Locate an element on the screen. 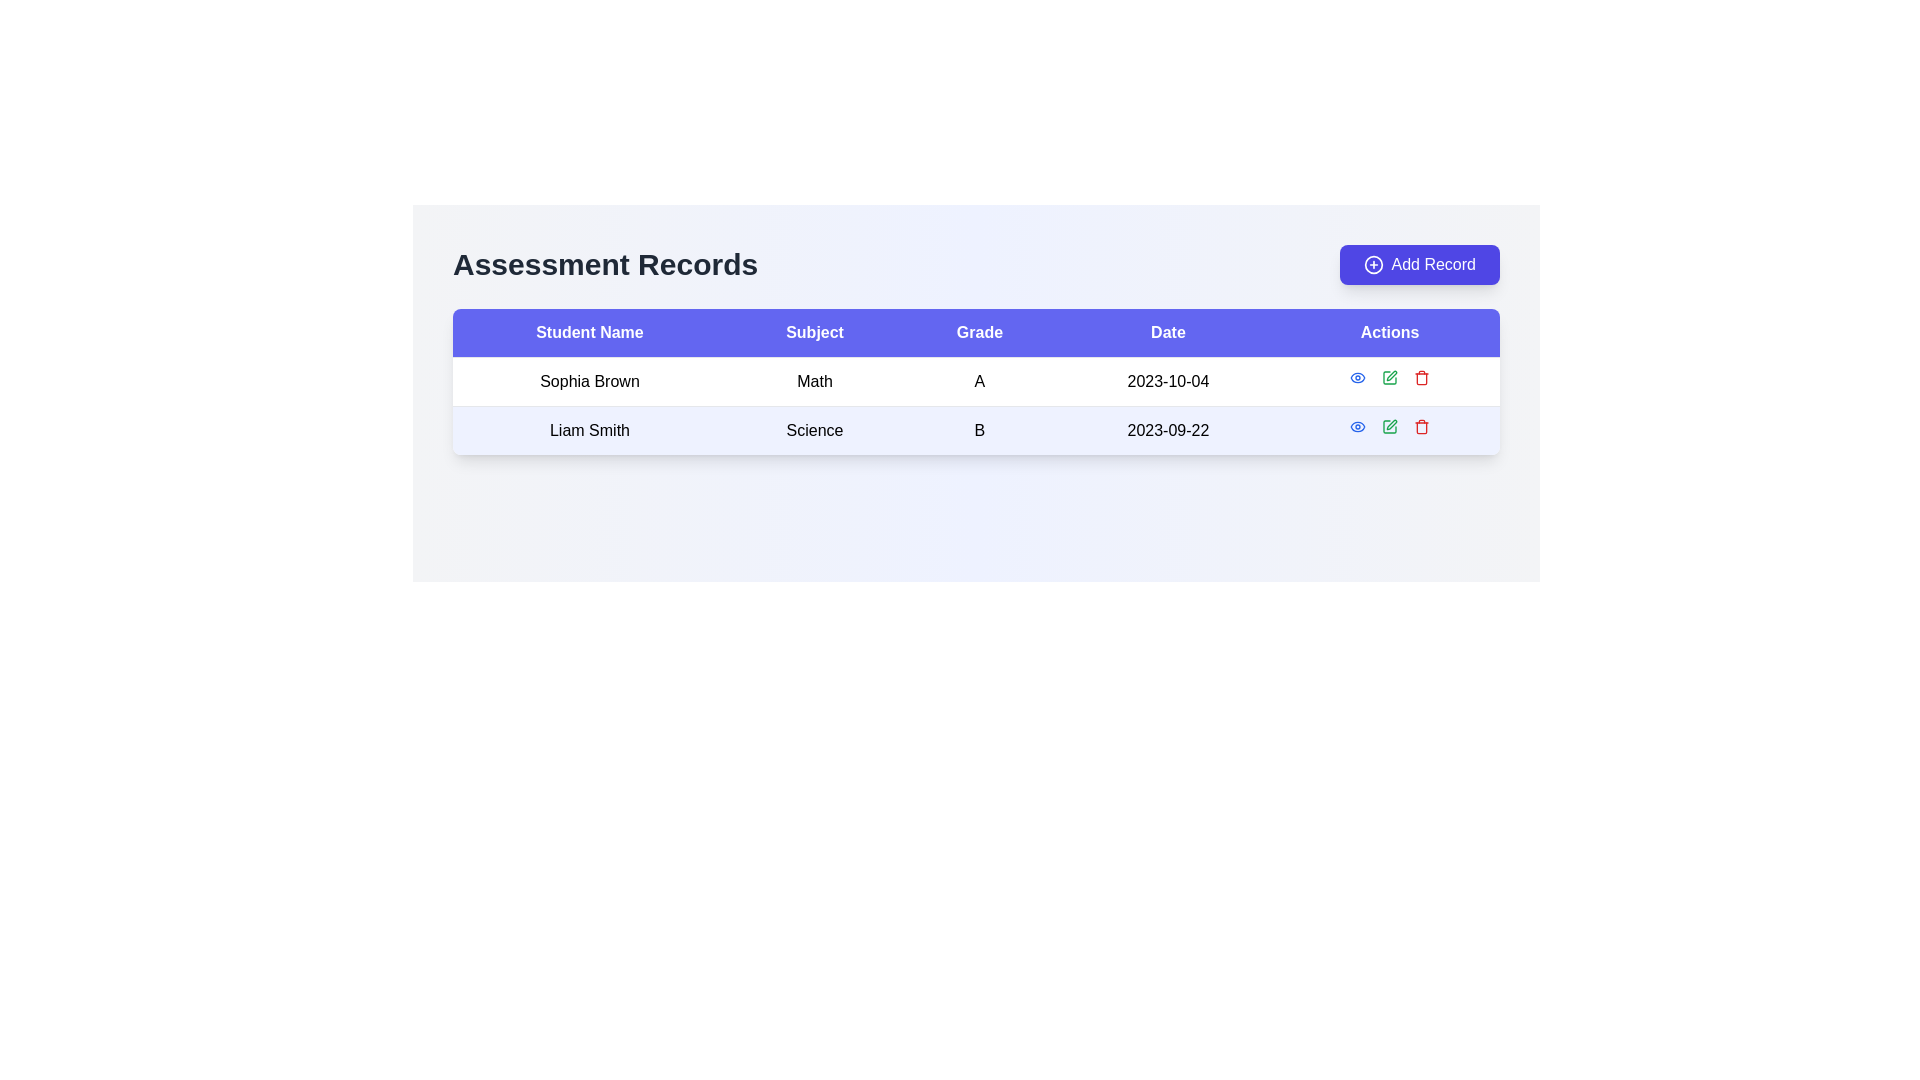 The height and width of the screenshot is (1080, 1920). the circular outline graphic icon within the 'Add Record' button located in the top-right corner of the interface to test its interaction feedback is located at coordinates (1372, 264).